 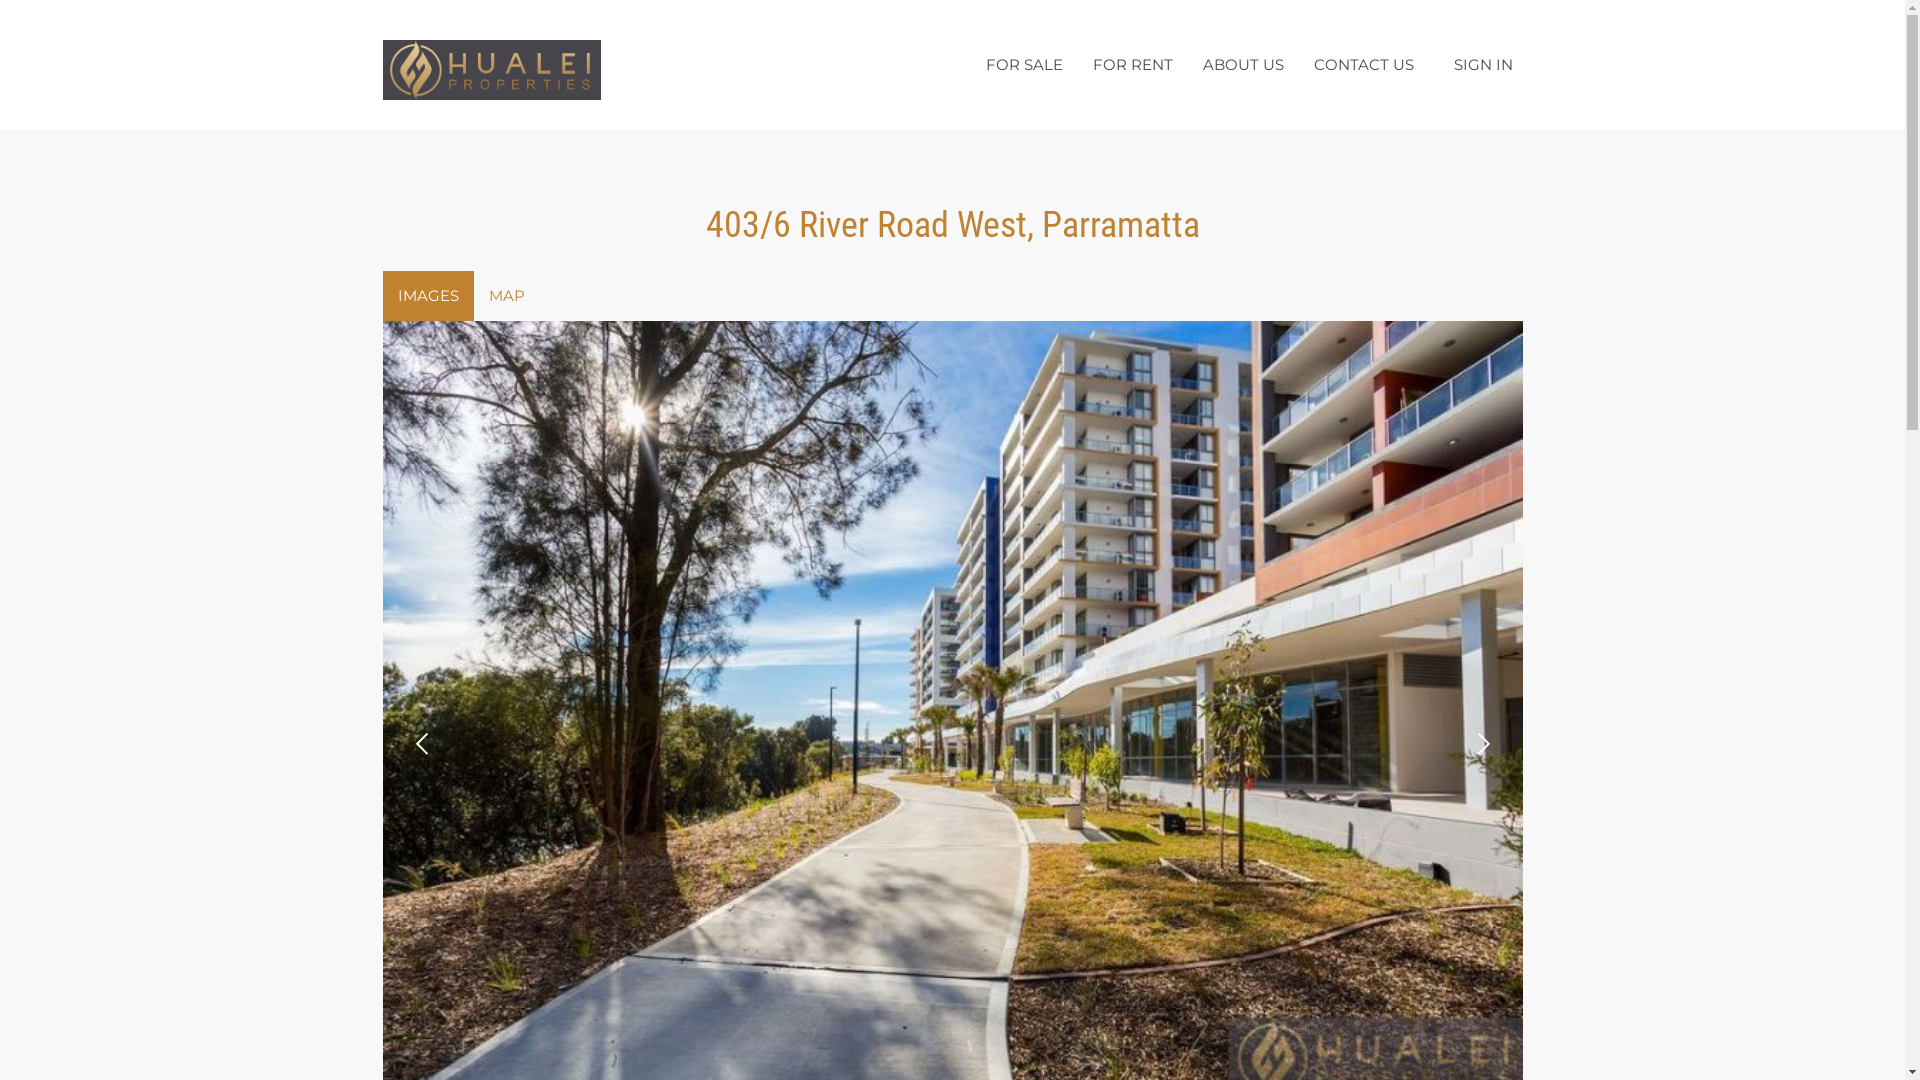 What do you see at coordinates (421, 744) in the screenshot?
I see `'prev'` at bounding box center [421, 744].